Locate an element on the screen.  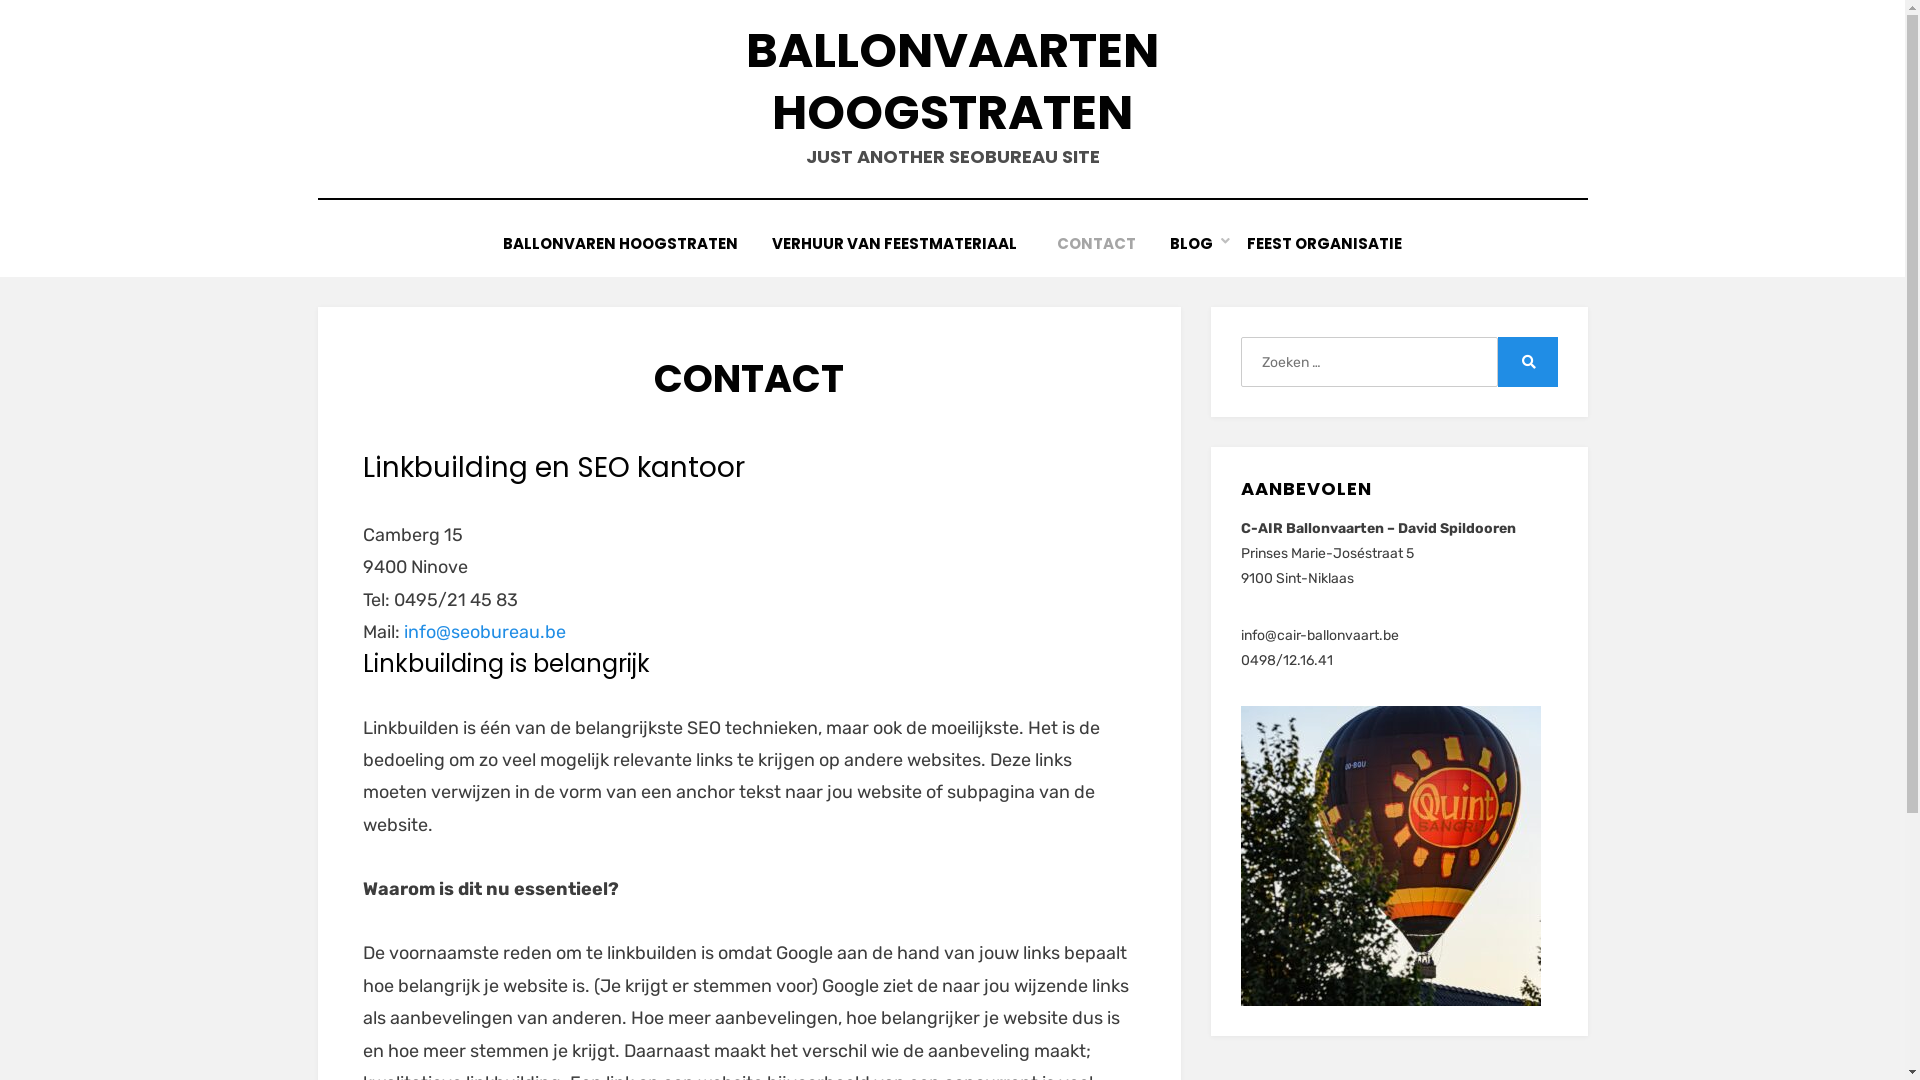
'info@cair-ballonvaart.be' is located at coordinates (1320, 635).